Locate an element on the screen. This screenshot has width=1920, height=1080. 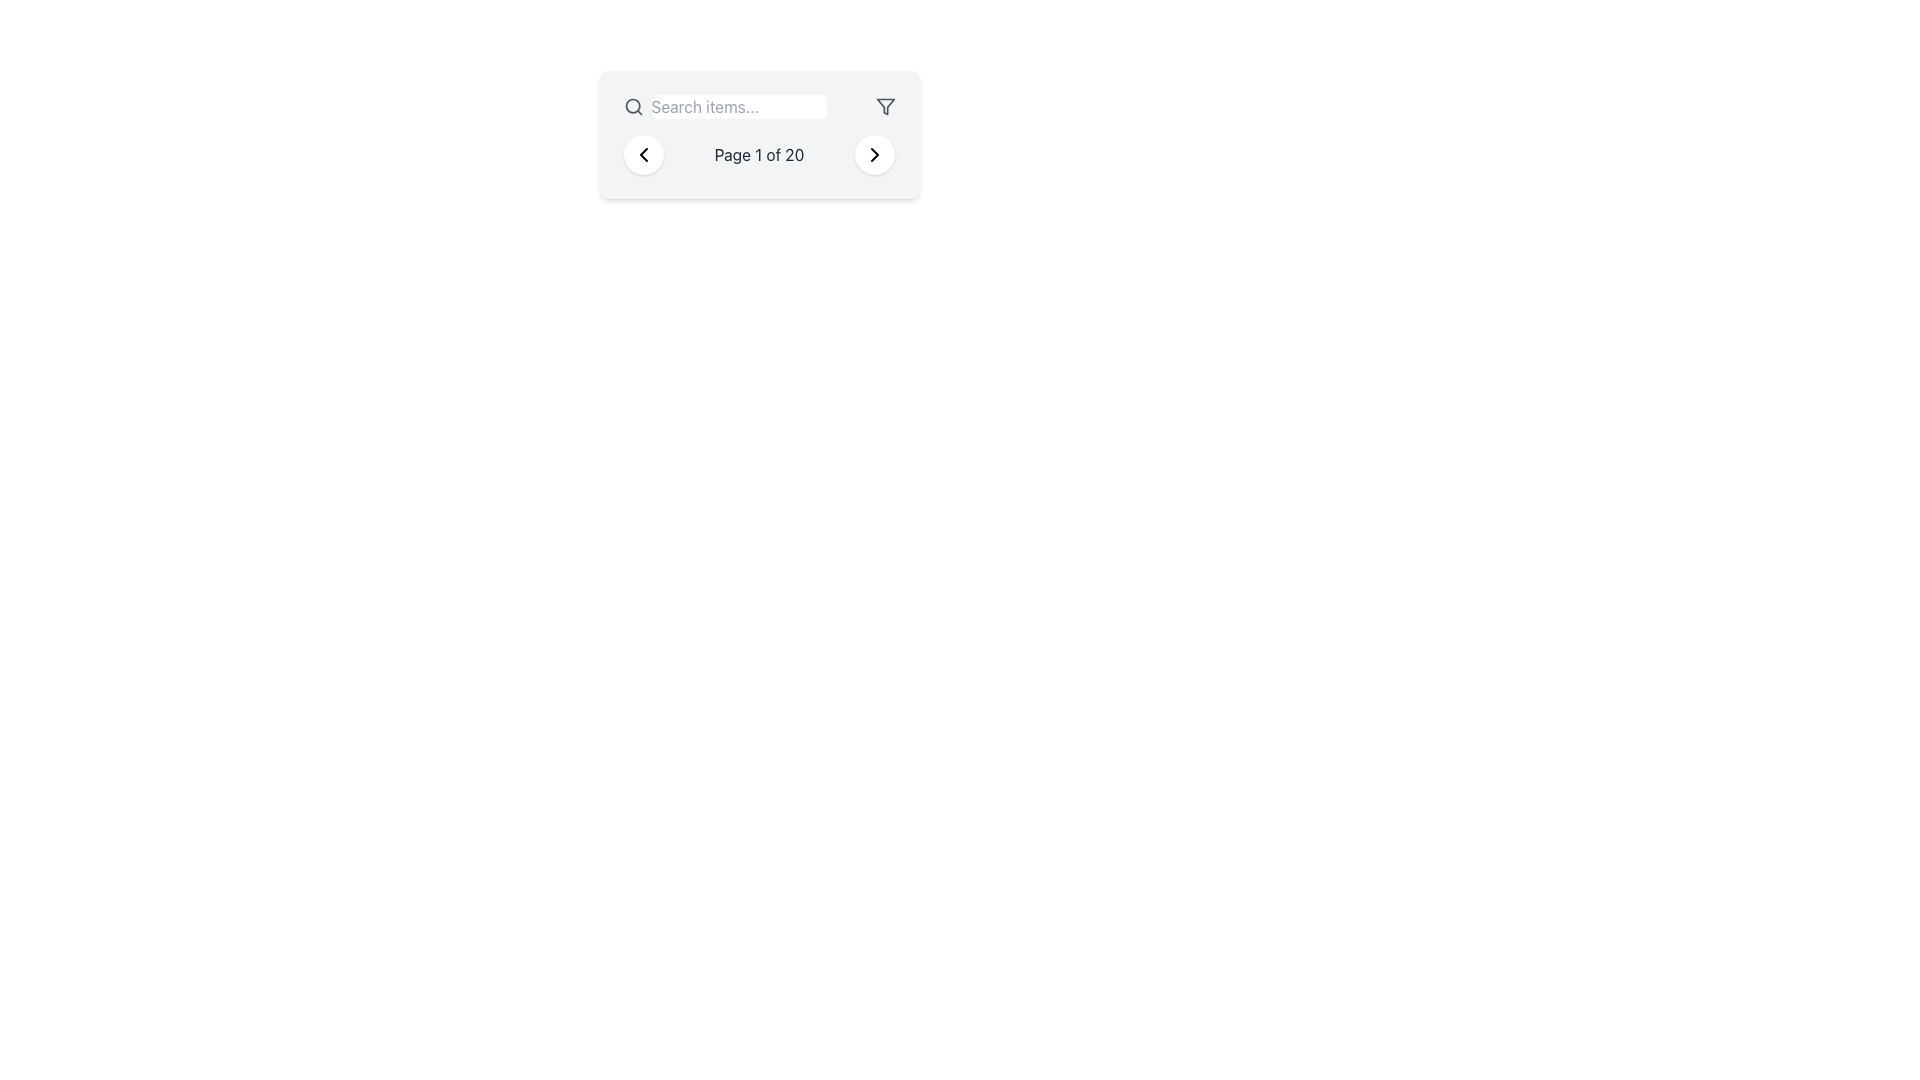
the white circular button with a right-facing arrow icon, which changes to a gray background color when hovered over is located at coordinates (875, 153).